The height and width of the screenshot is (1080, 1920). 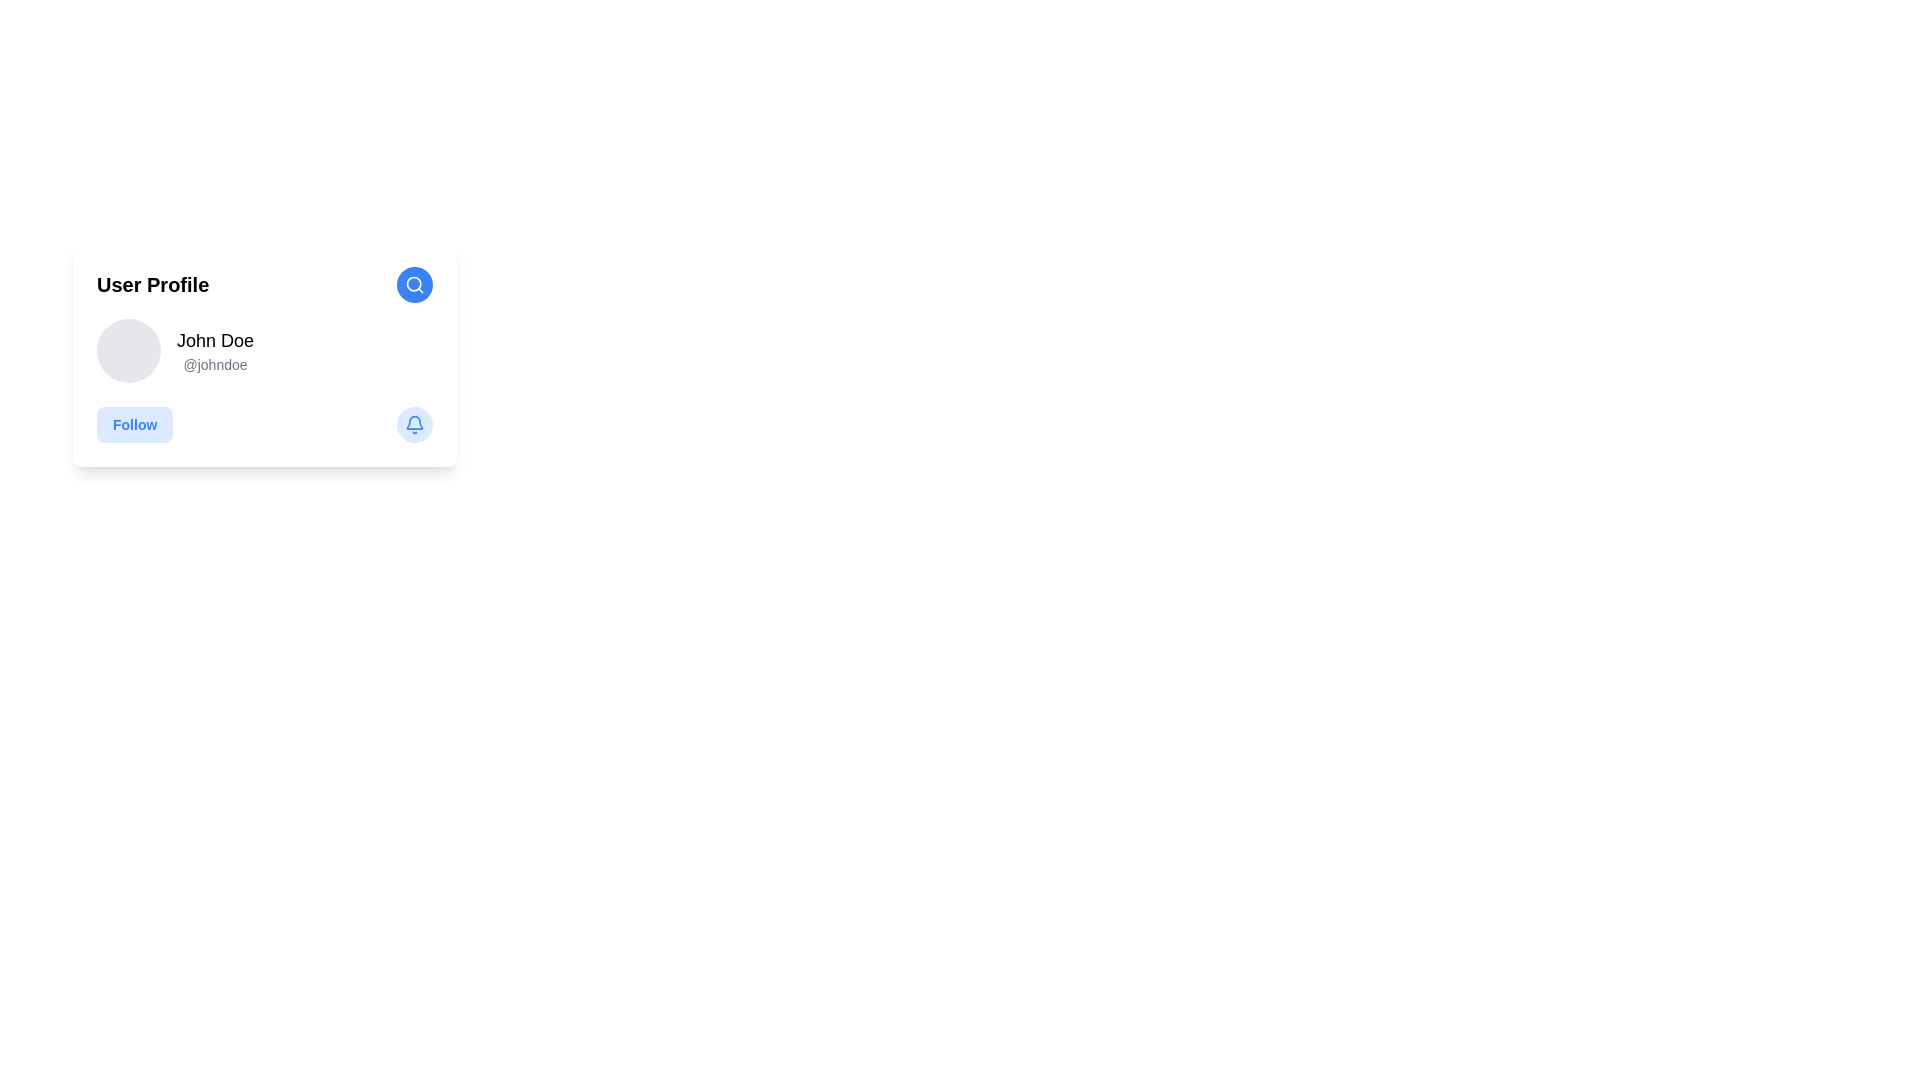 I want to click on the 'John Doe' text display element, which is styled in large bold font and located at the top-center of the user profile card, so click(x=215, y=339).